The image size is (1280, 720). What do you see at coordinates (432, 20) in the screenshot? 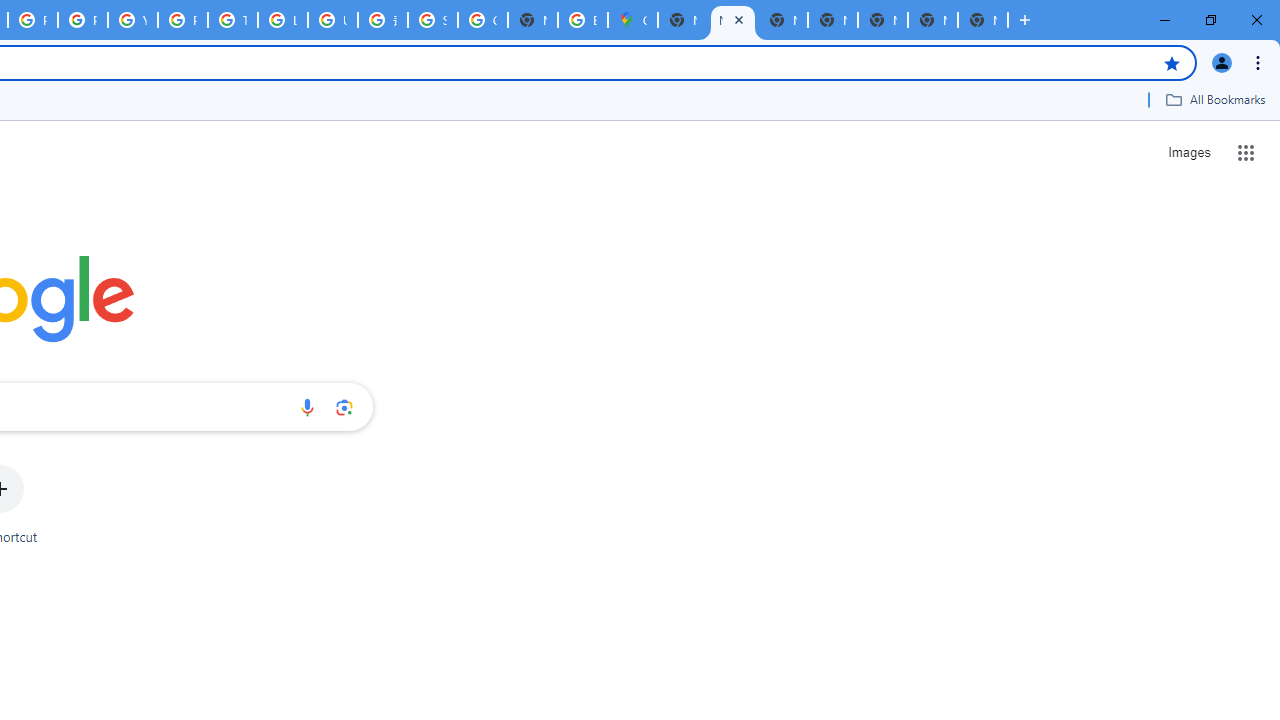
I see `'Sign in - Google Accounts'` at bounding box center [432, 20].